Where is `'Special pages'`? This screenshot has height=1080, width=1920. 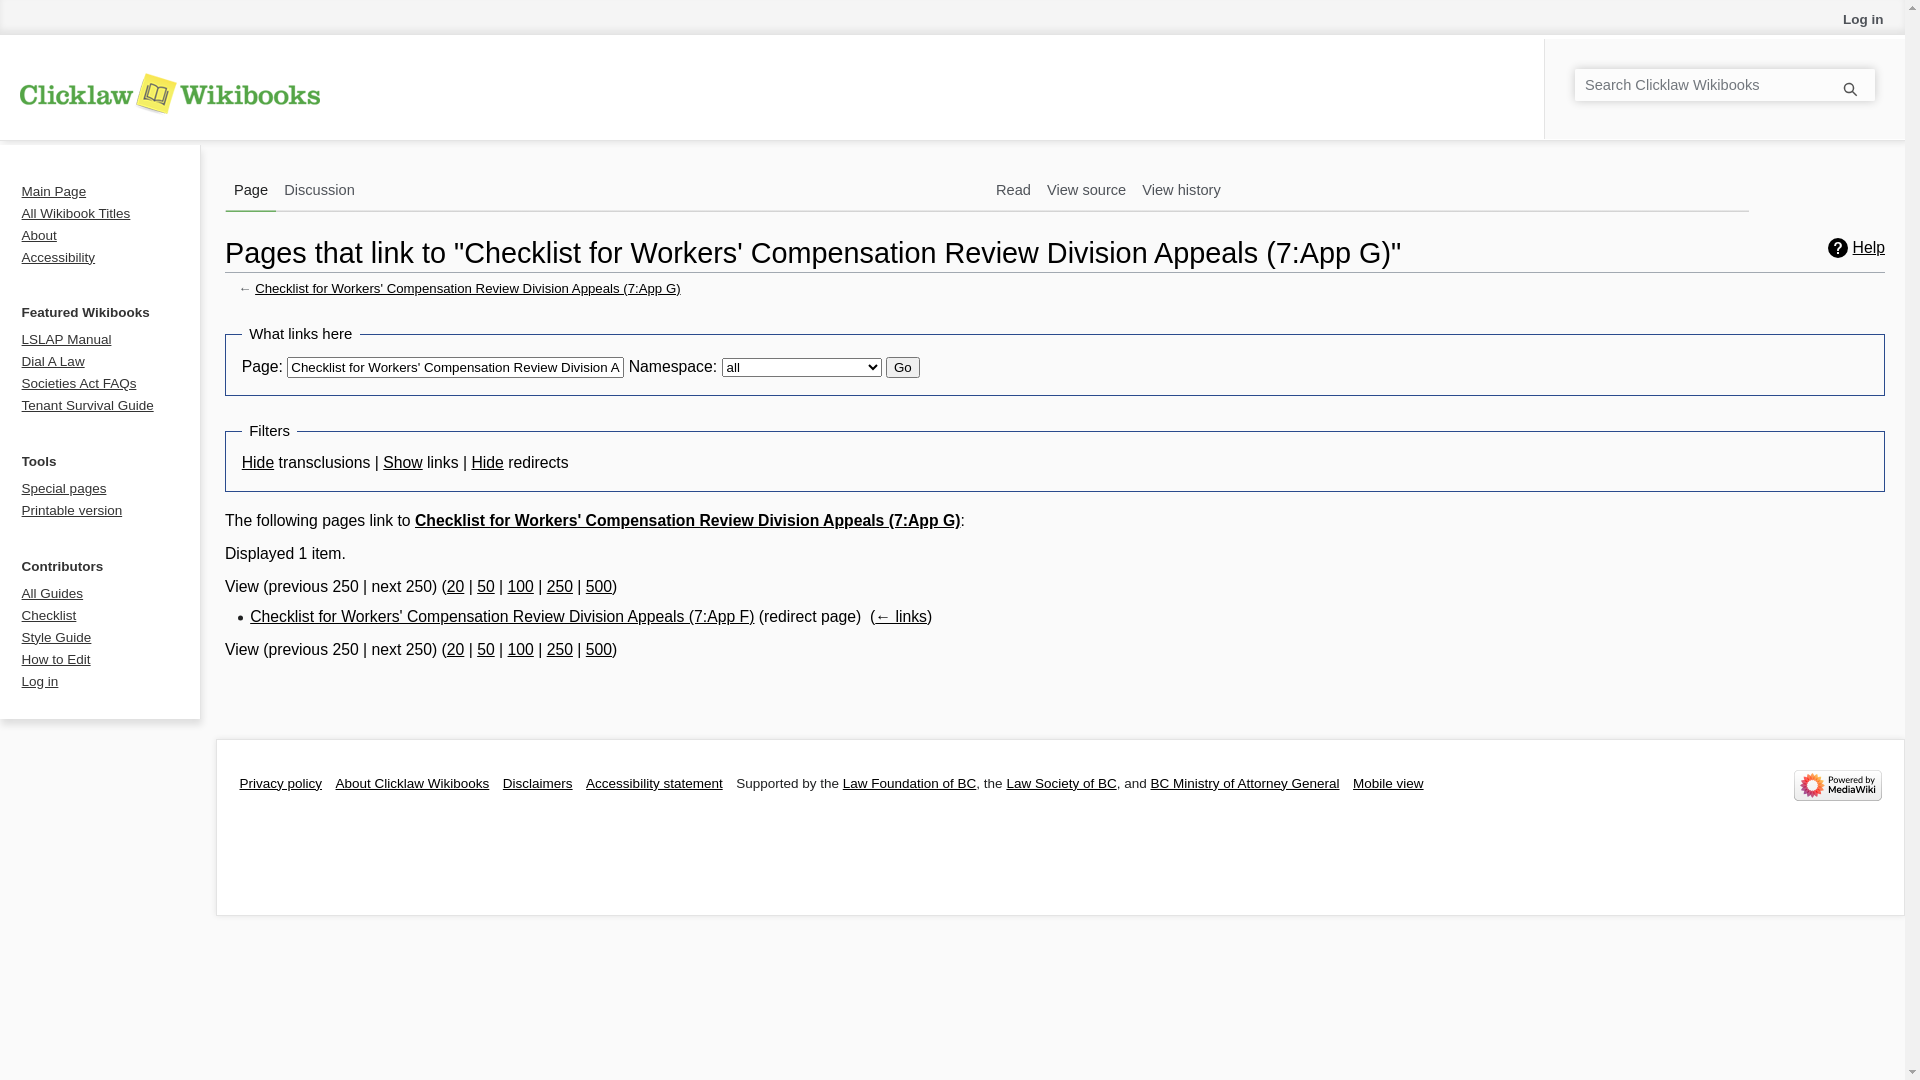 'Special pages' is located at coordinates (64, 488).